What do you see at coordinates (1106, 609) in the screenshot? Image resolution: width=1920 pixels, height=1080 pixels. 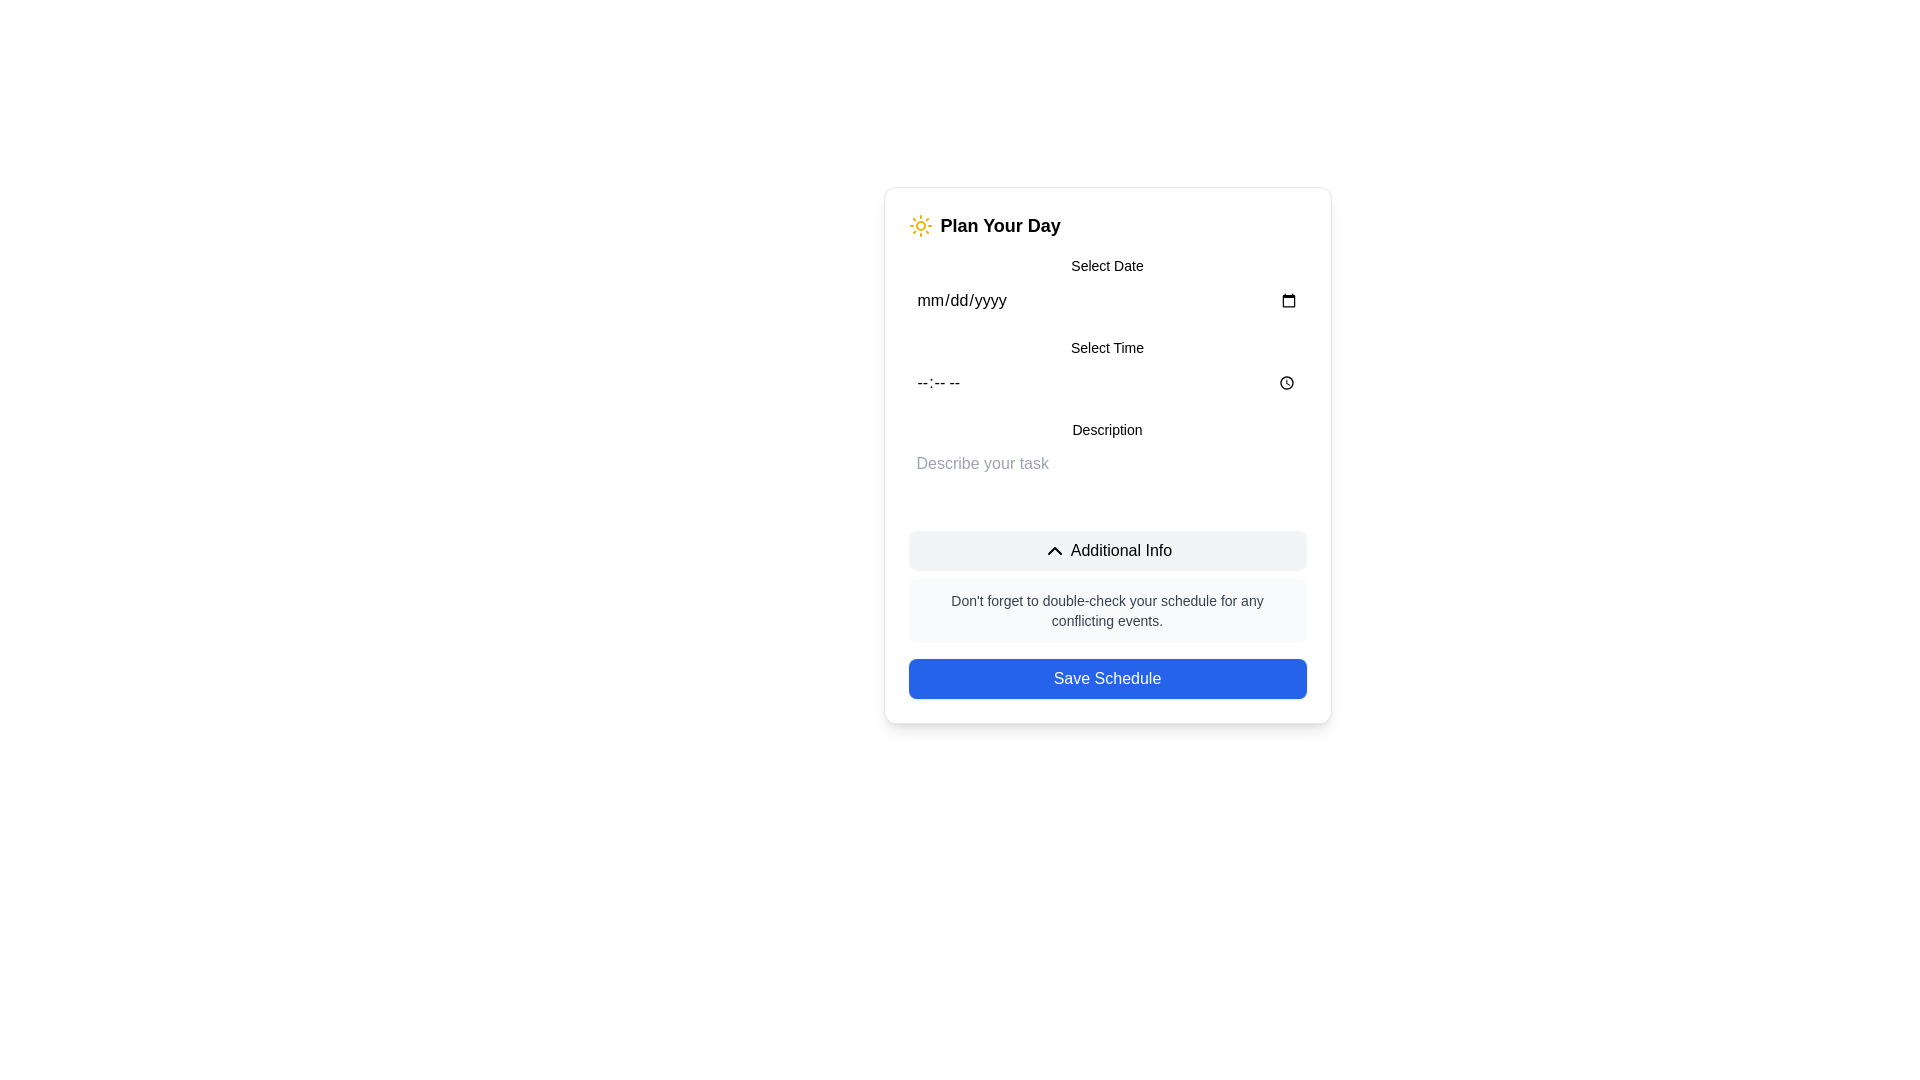 I see `the text block with a light-gray background that contains the message 'Don't forget to double-check your schedule for any conflicting events.' positioned below the 'Additional Info' button and above the blue 'Save Schedule' button` at bounding box center [1106, 609].